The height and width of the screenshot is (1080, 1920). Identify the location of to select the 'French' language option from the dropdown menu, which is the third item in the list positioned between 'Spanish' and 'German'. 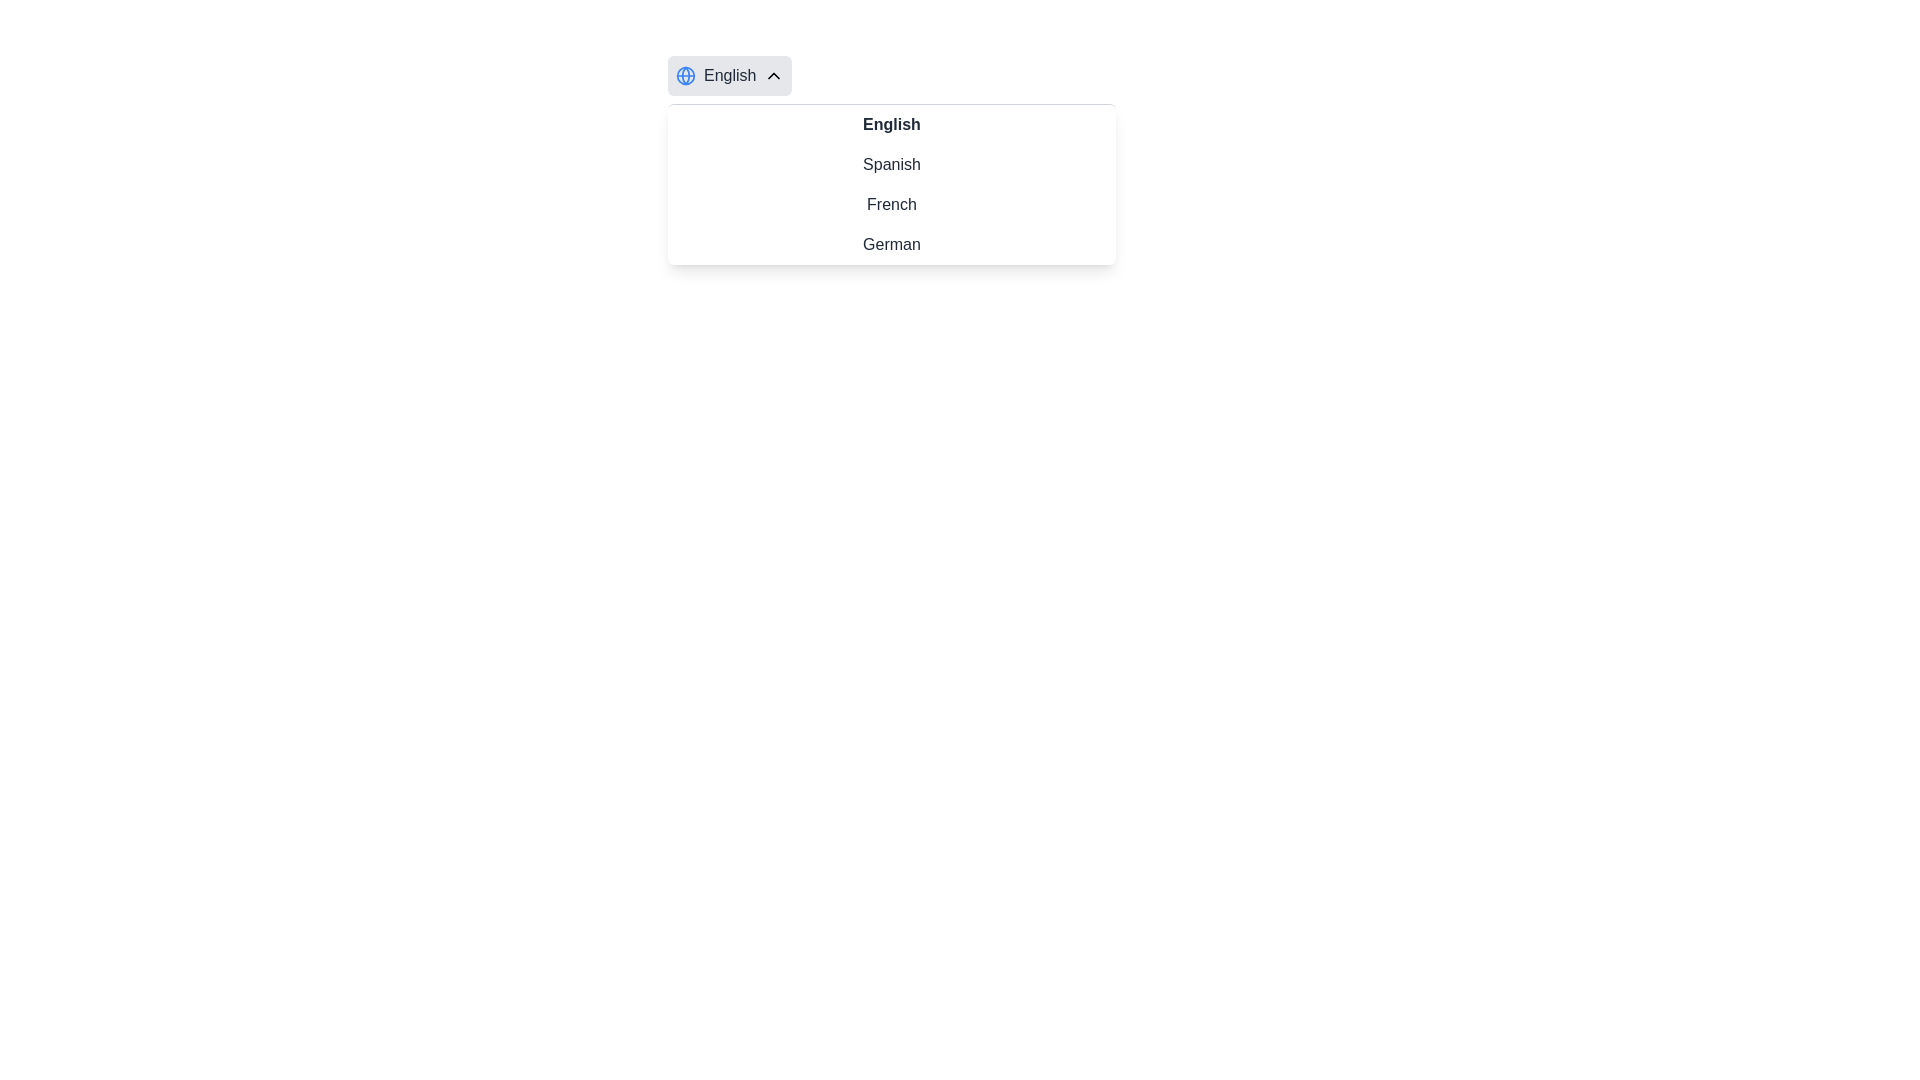
(891, 204).